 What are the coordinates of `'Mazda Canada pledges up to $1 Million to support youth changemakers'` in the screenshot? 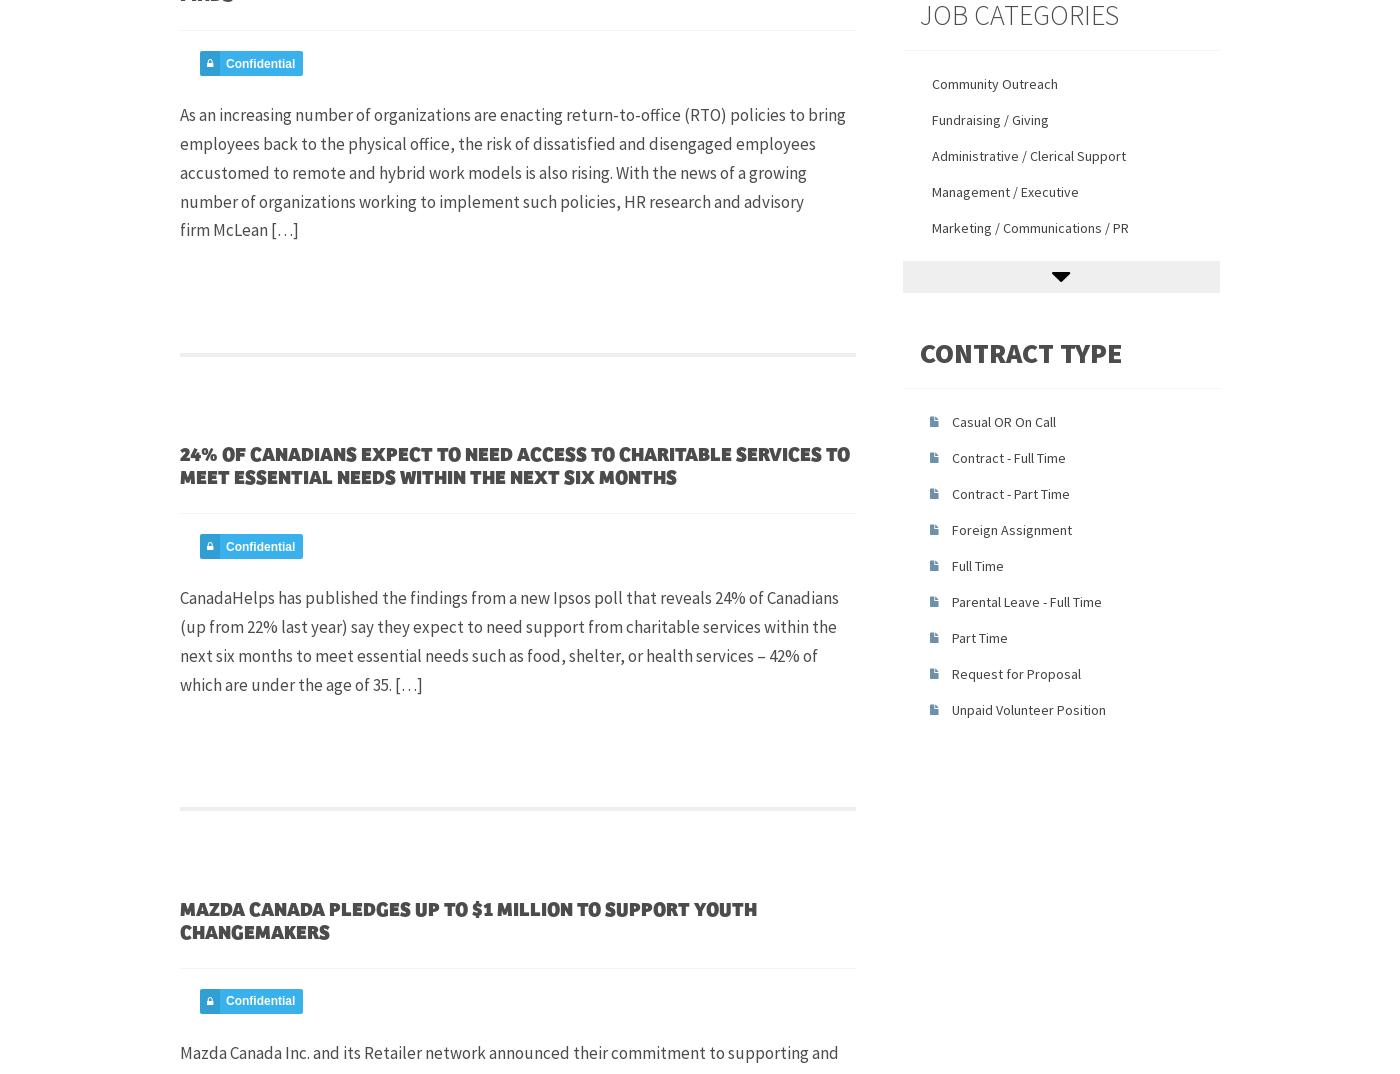 It's located at (468, 920).